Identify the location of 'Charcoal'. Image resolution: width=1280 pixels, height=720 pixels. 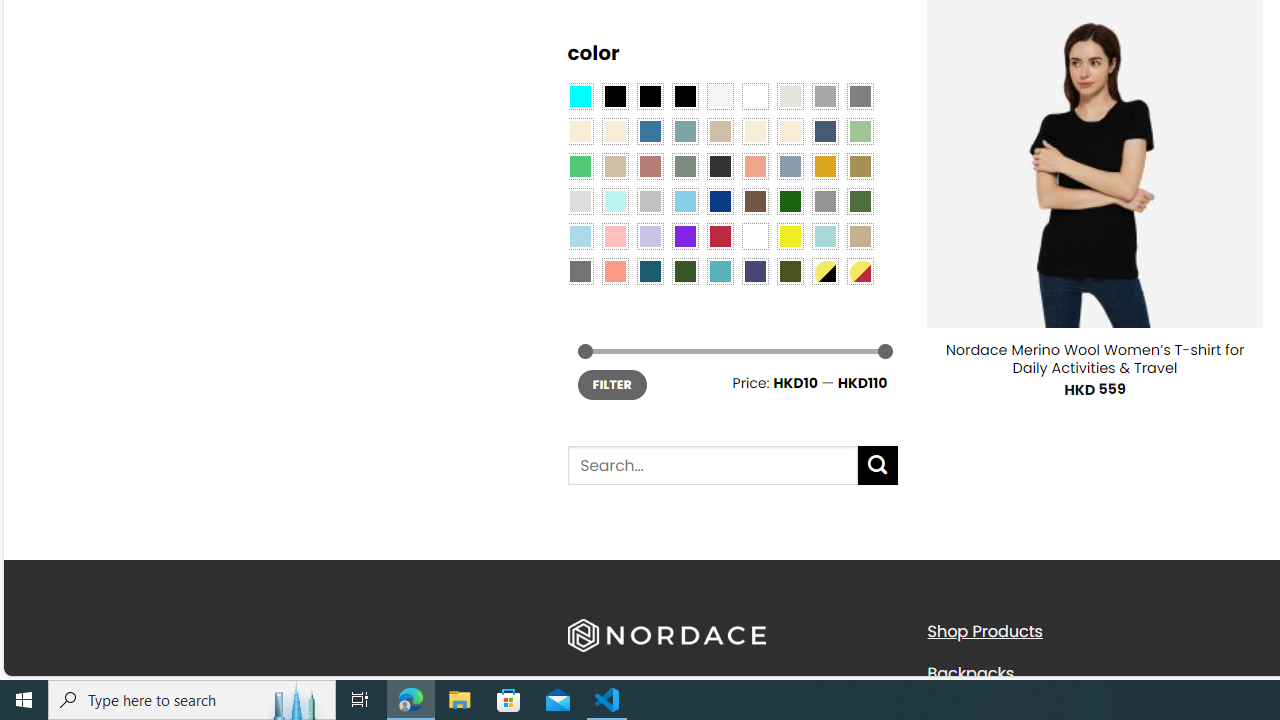
(720, 164).